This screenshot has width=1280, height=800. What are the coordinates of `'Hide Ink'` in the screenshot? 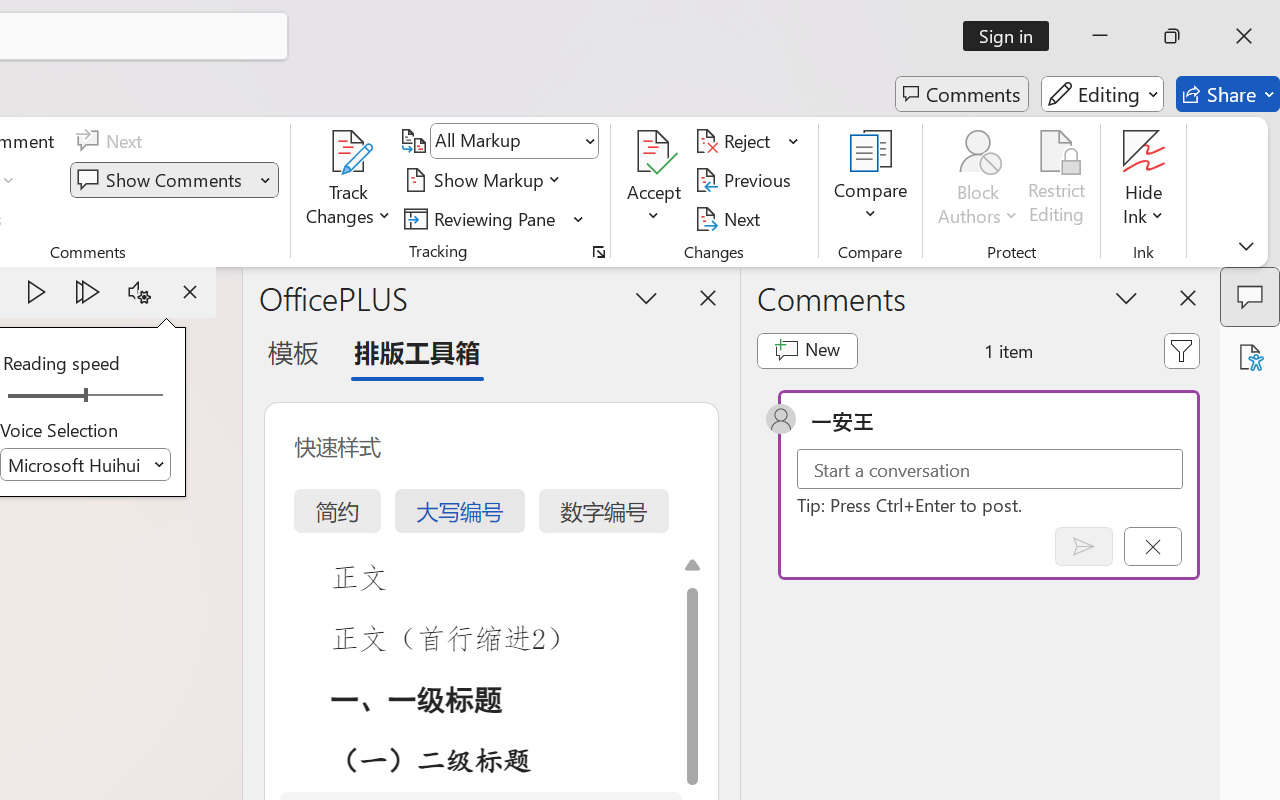 It's located at (1144, 179).